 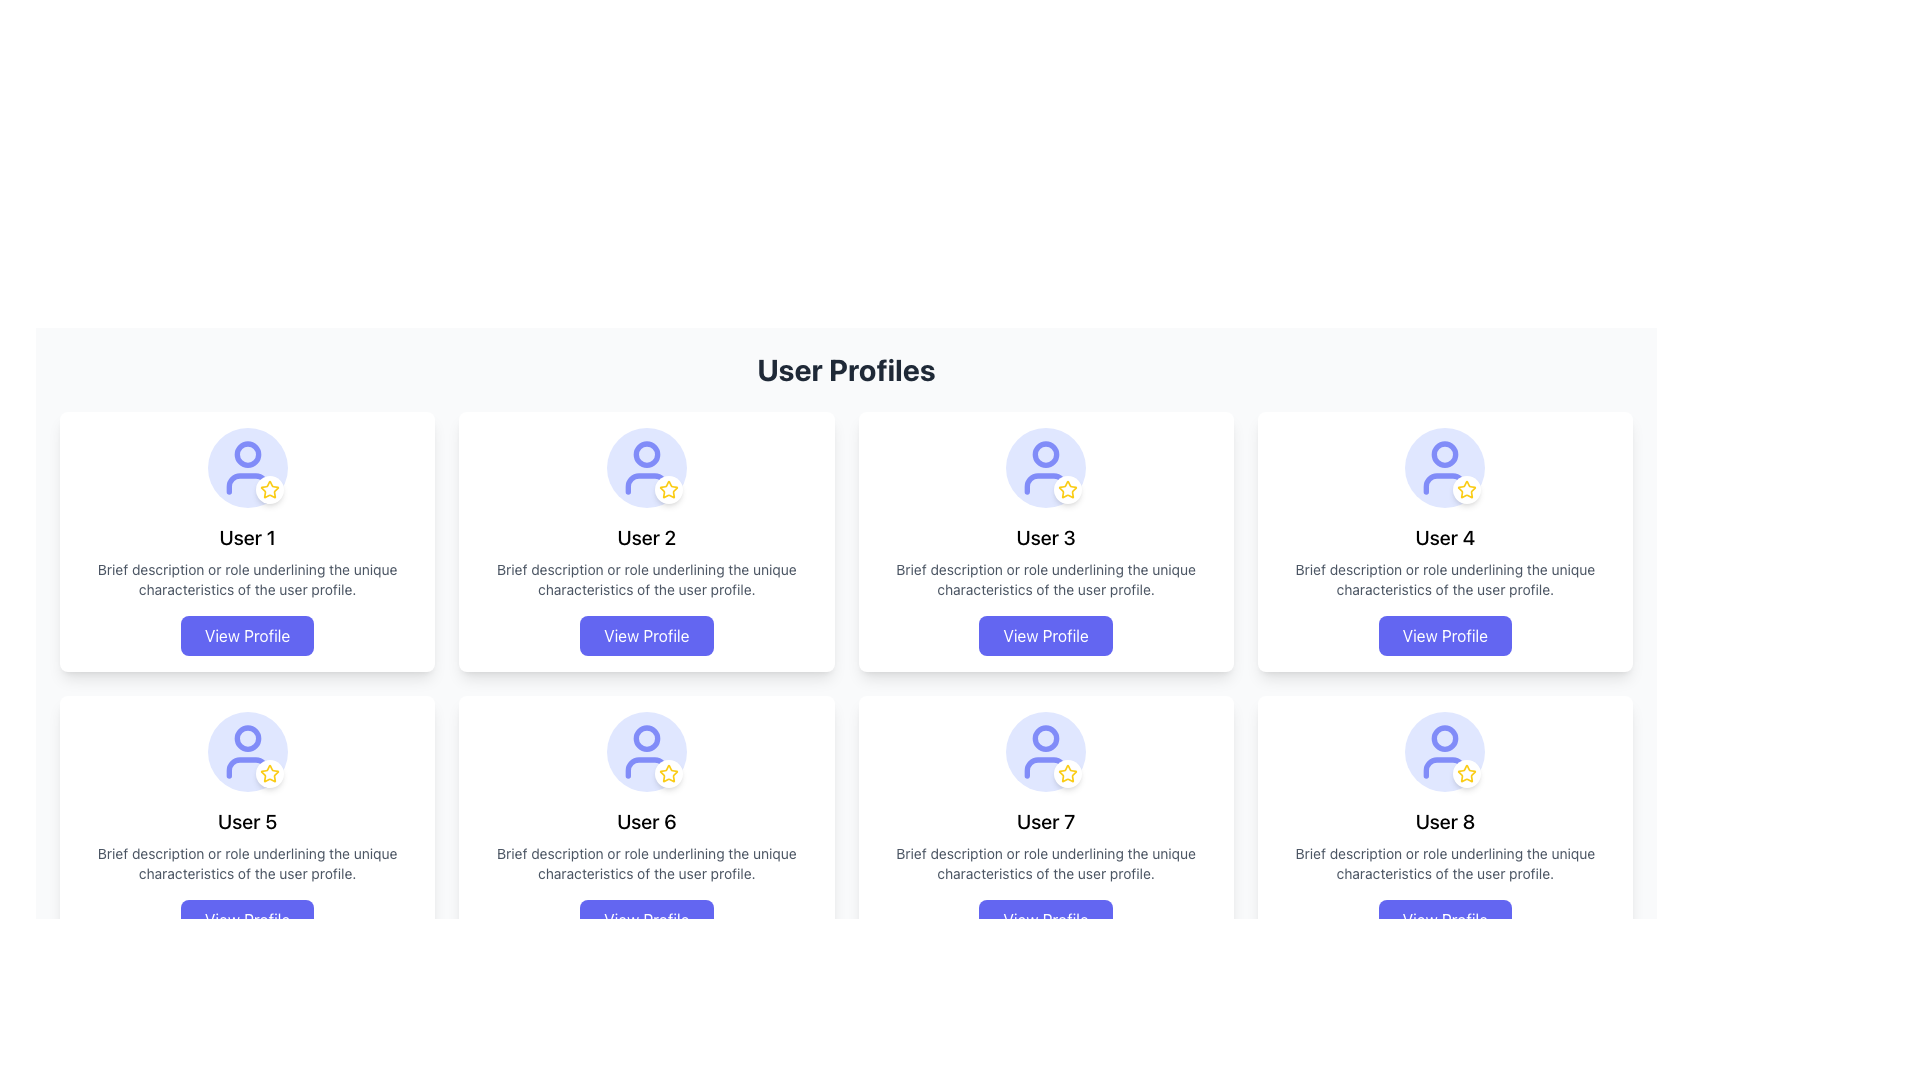 I want to click on the 'View Profile' button, so click(x=646, y=636).